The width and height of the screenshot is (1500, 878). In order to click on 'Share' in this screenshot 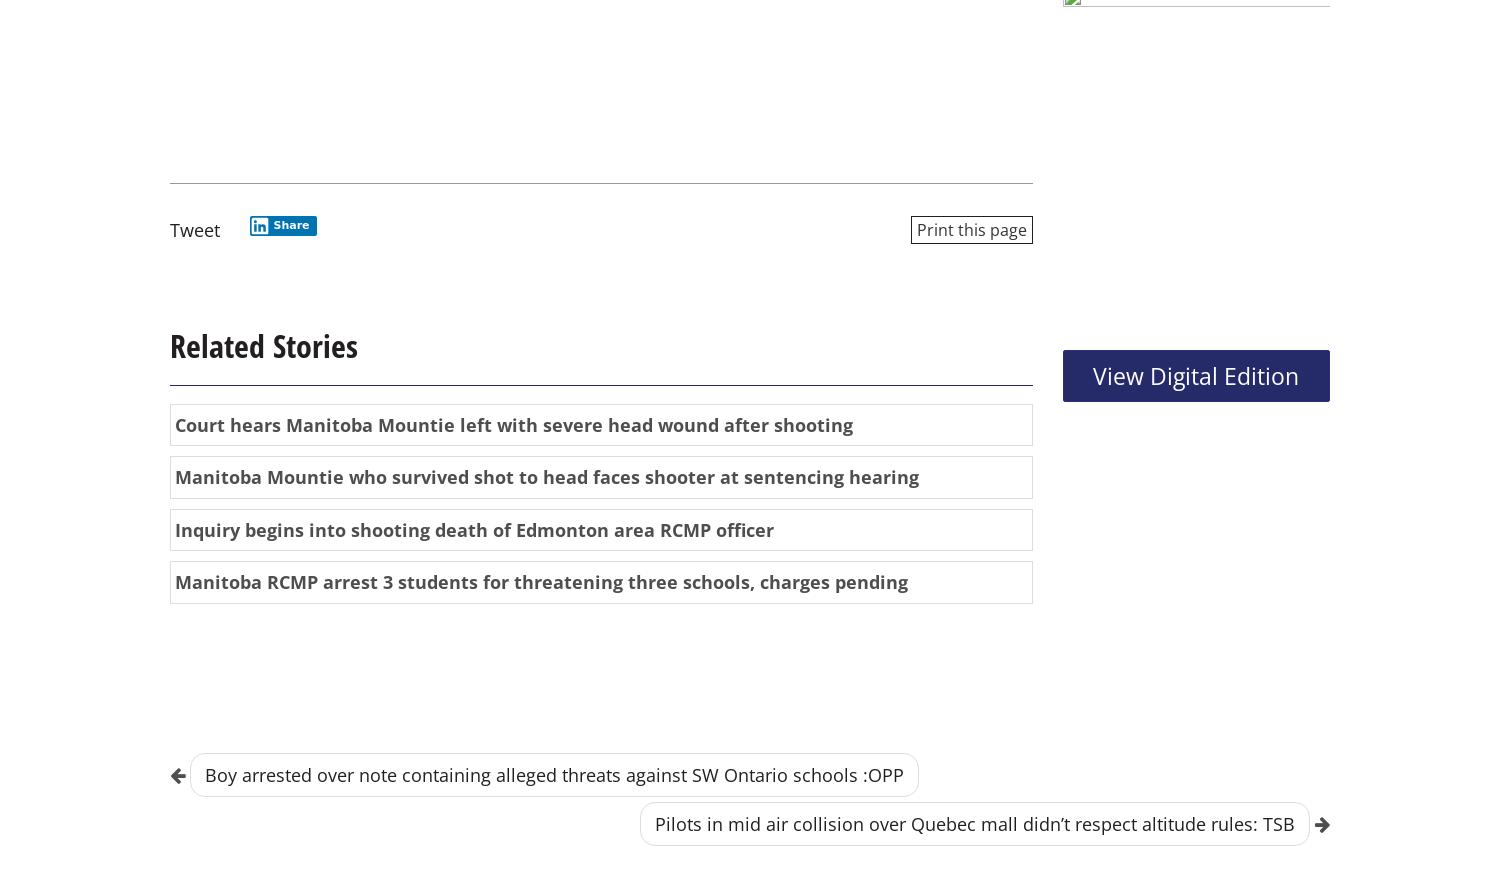, I will do `click(291, 224)`.